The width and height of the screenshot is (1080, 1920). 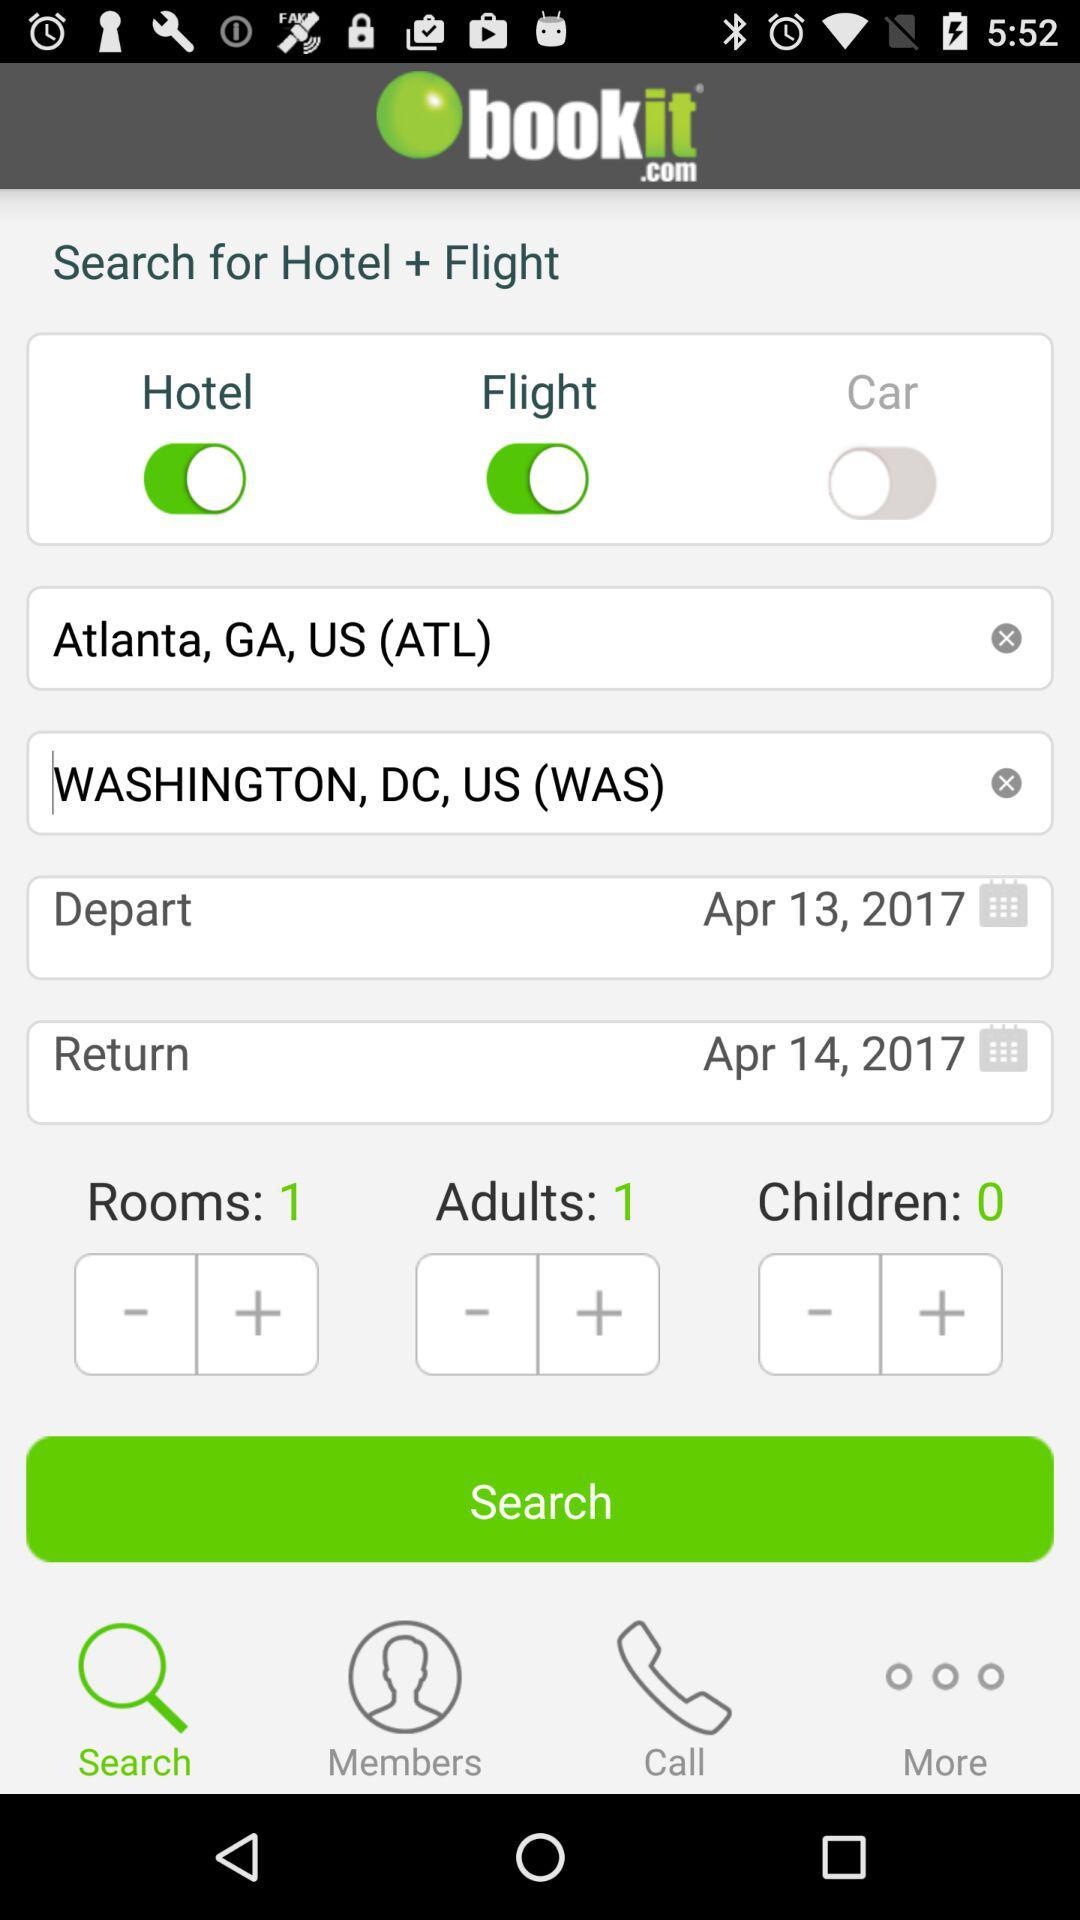 I want to click on the minus icon, so click(x=135, y=1405).